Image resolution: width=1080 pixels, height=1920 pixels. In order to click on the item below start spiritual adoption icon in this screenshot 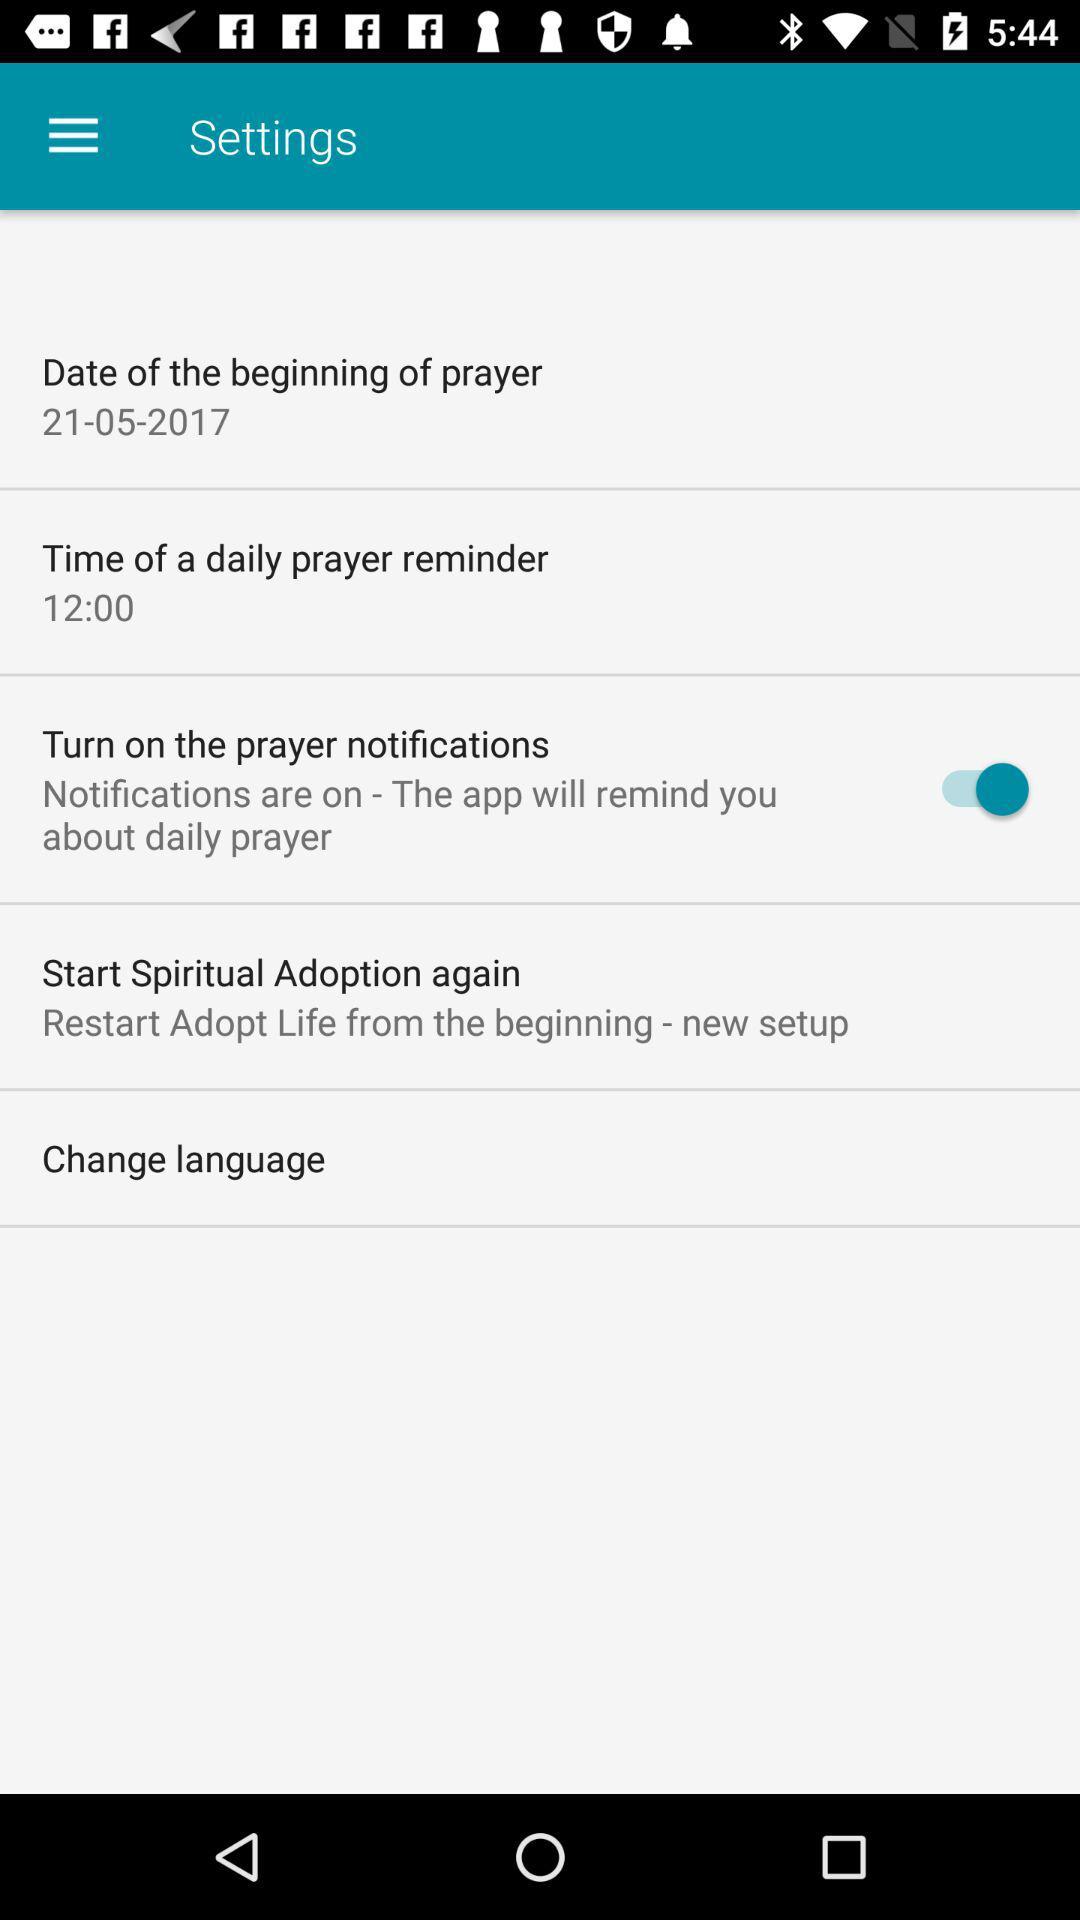, I will do `click(444, 1021)`.